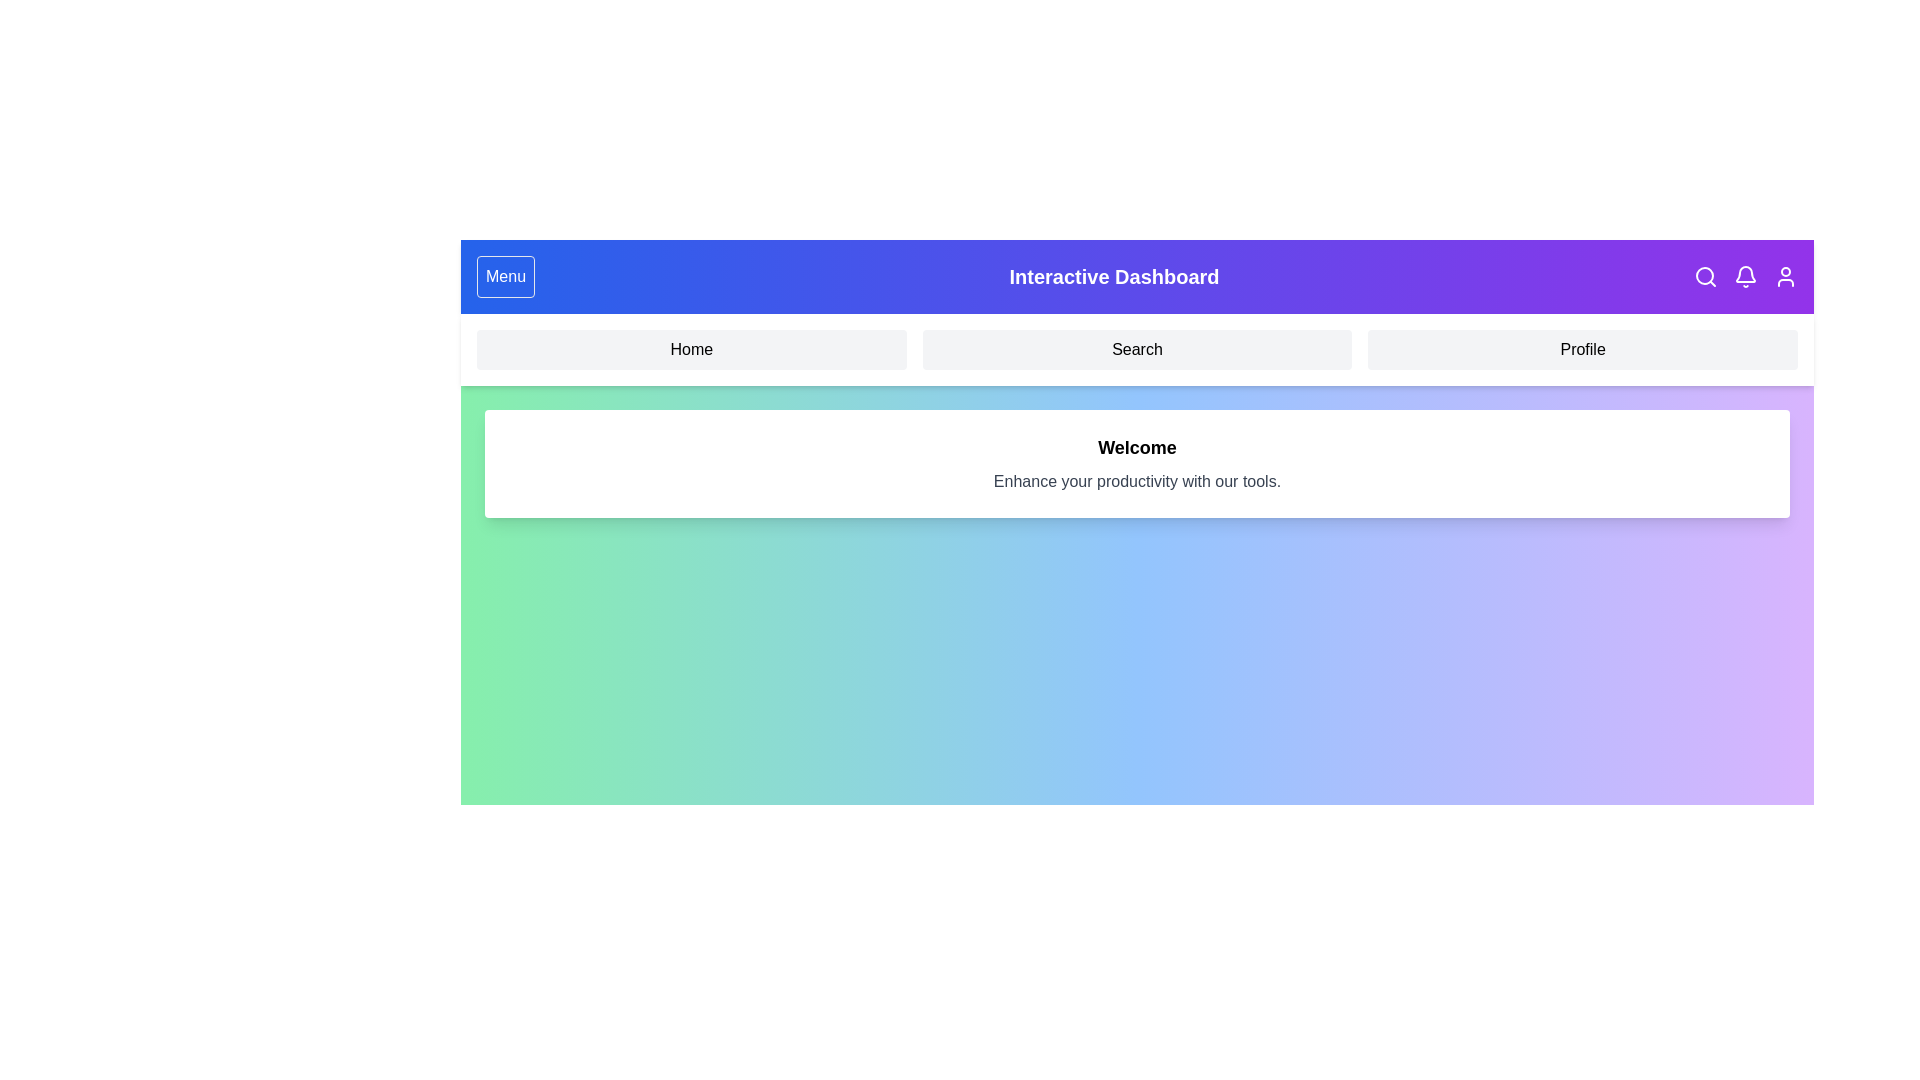 Image resolution: width=1920 pixels, height=1080 pixels. I want to click on the 'Profile' link in the menu, so click(1582, 349).